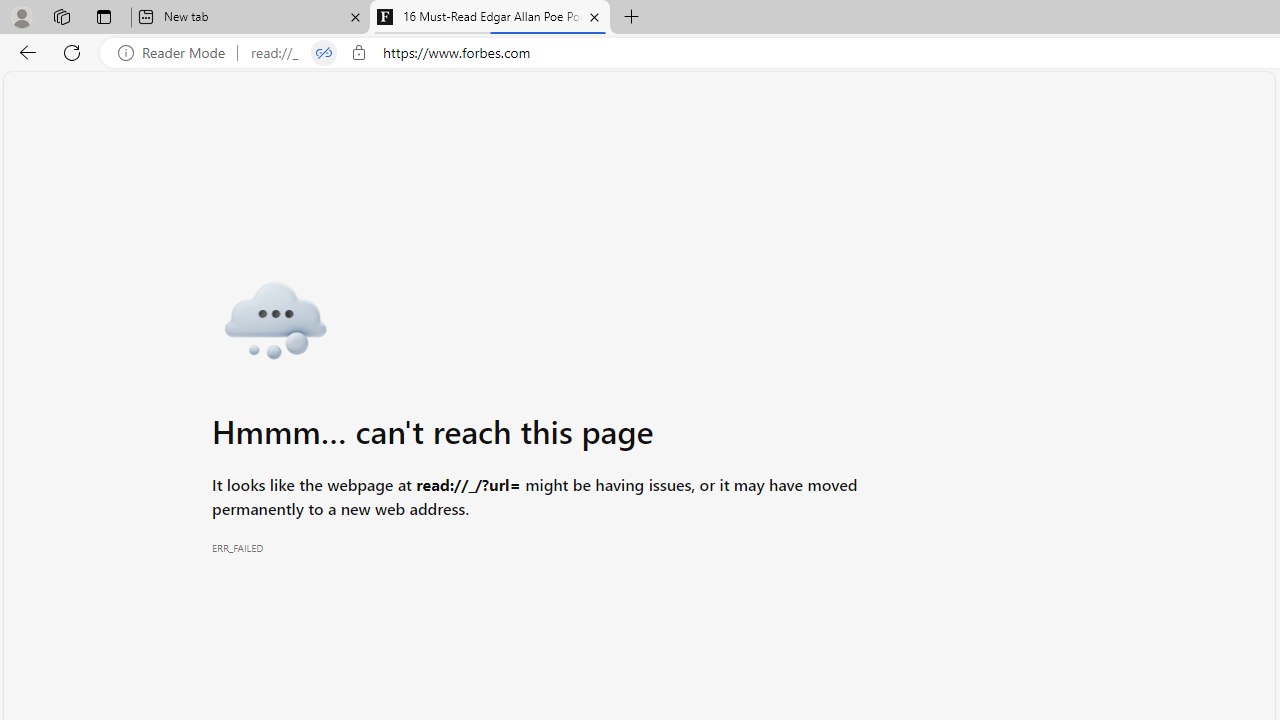 The width and height of the screenshot is (1280, 720). I want to click on '16 Must-Read Edgar Allan Poe Poems And Short Stories', so click(490, 17).